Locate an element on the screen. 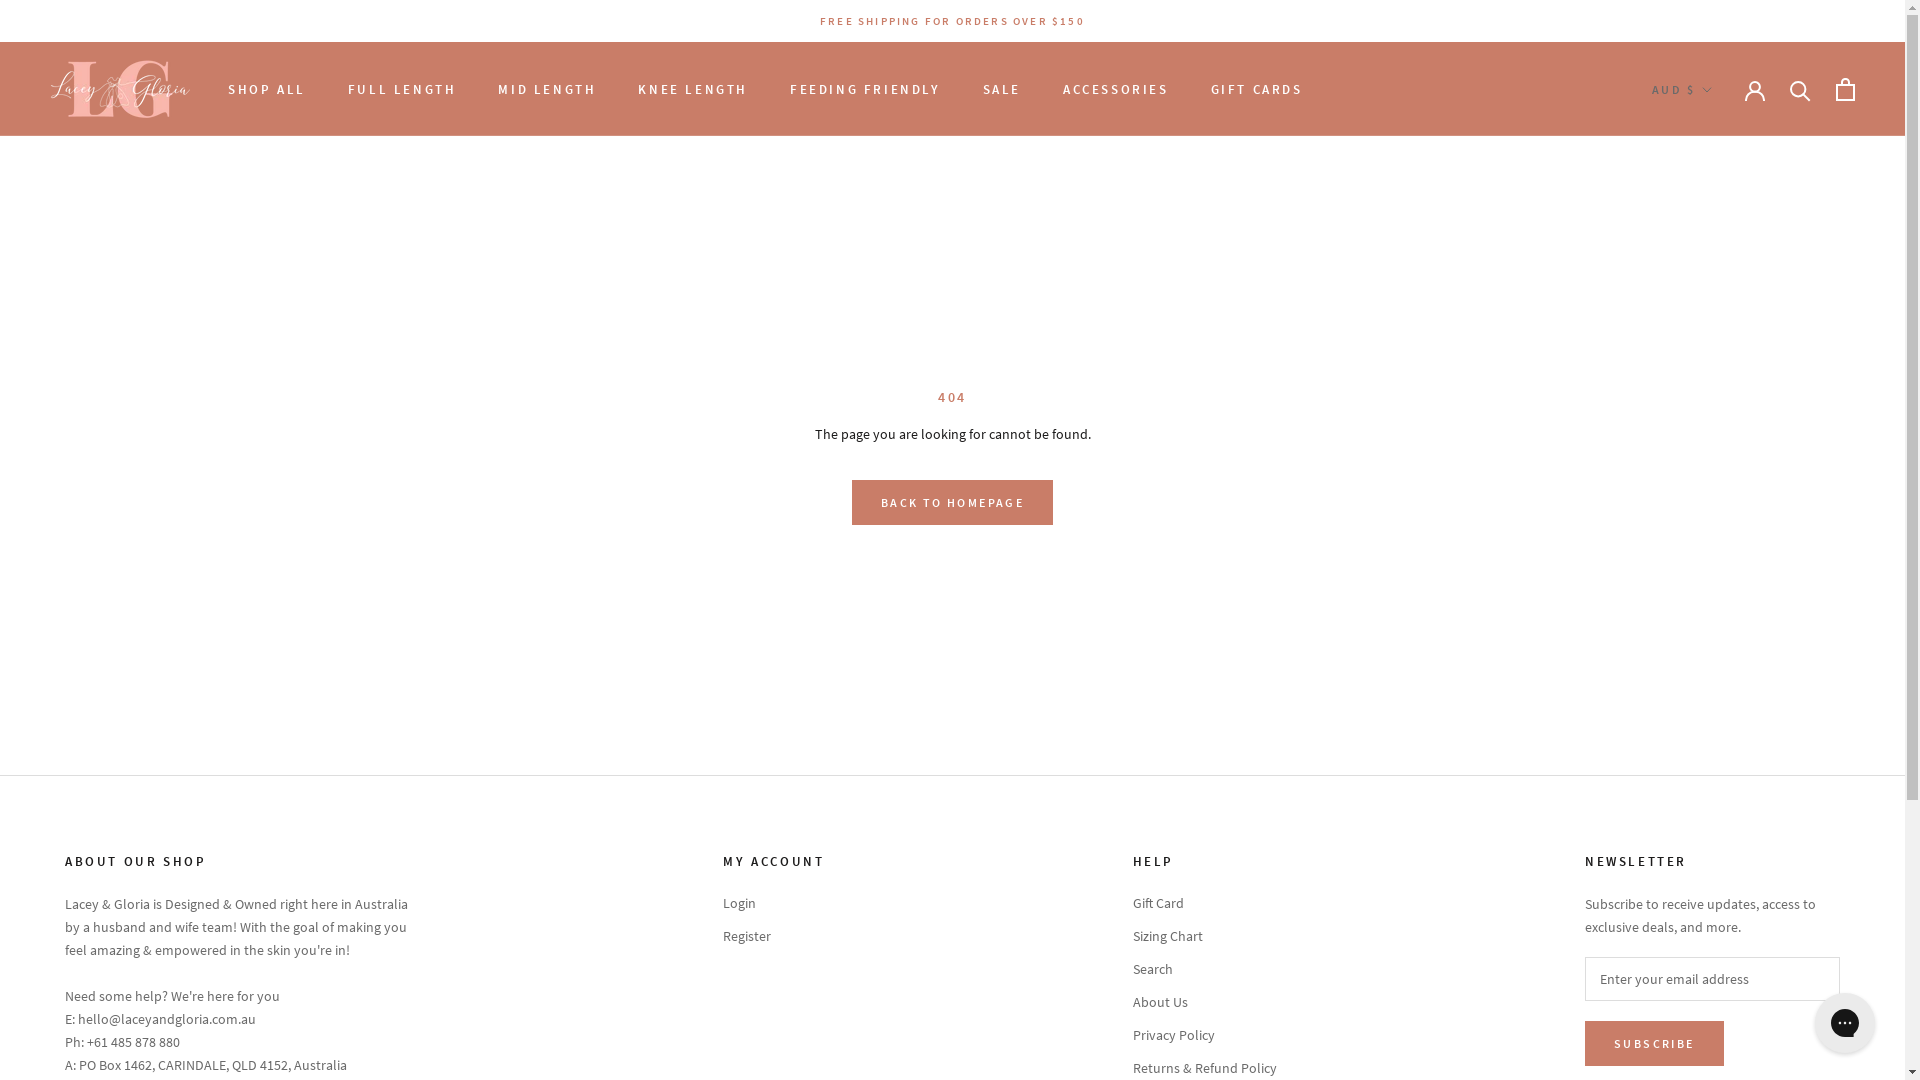 The image size is (1920, 1080). 'AUD' is located at coordinates (1704, 135).